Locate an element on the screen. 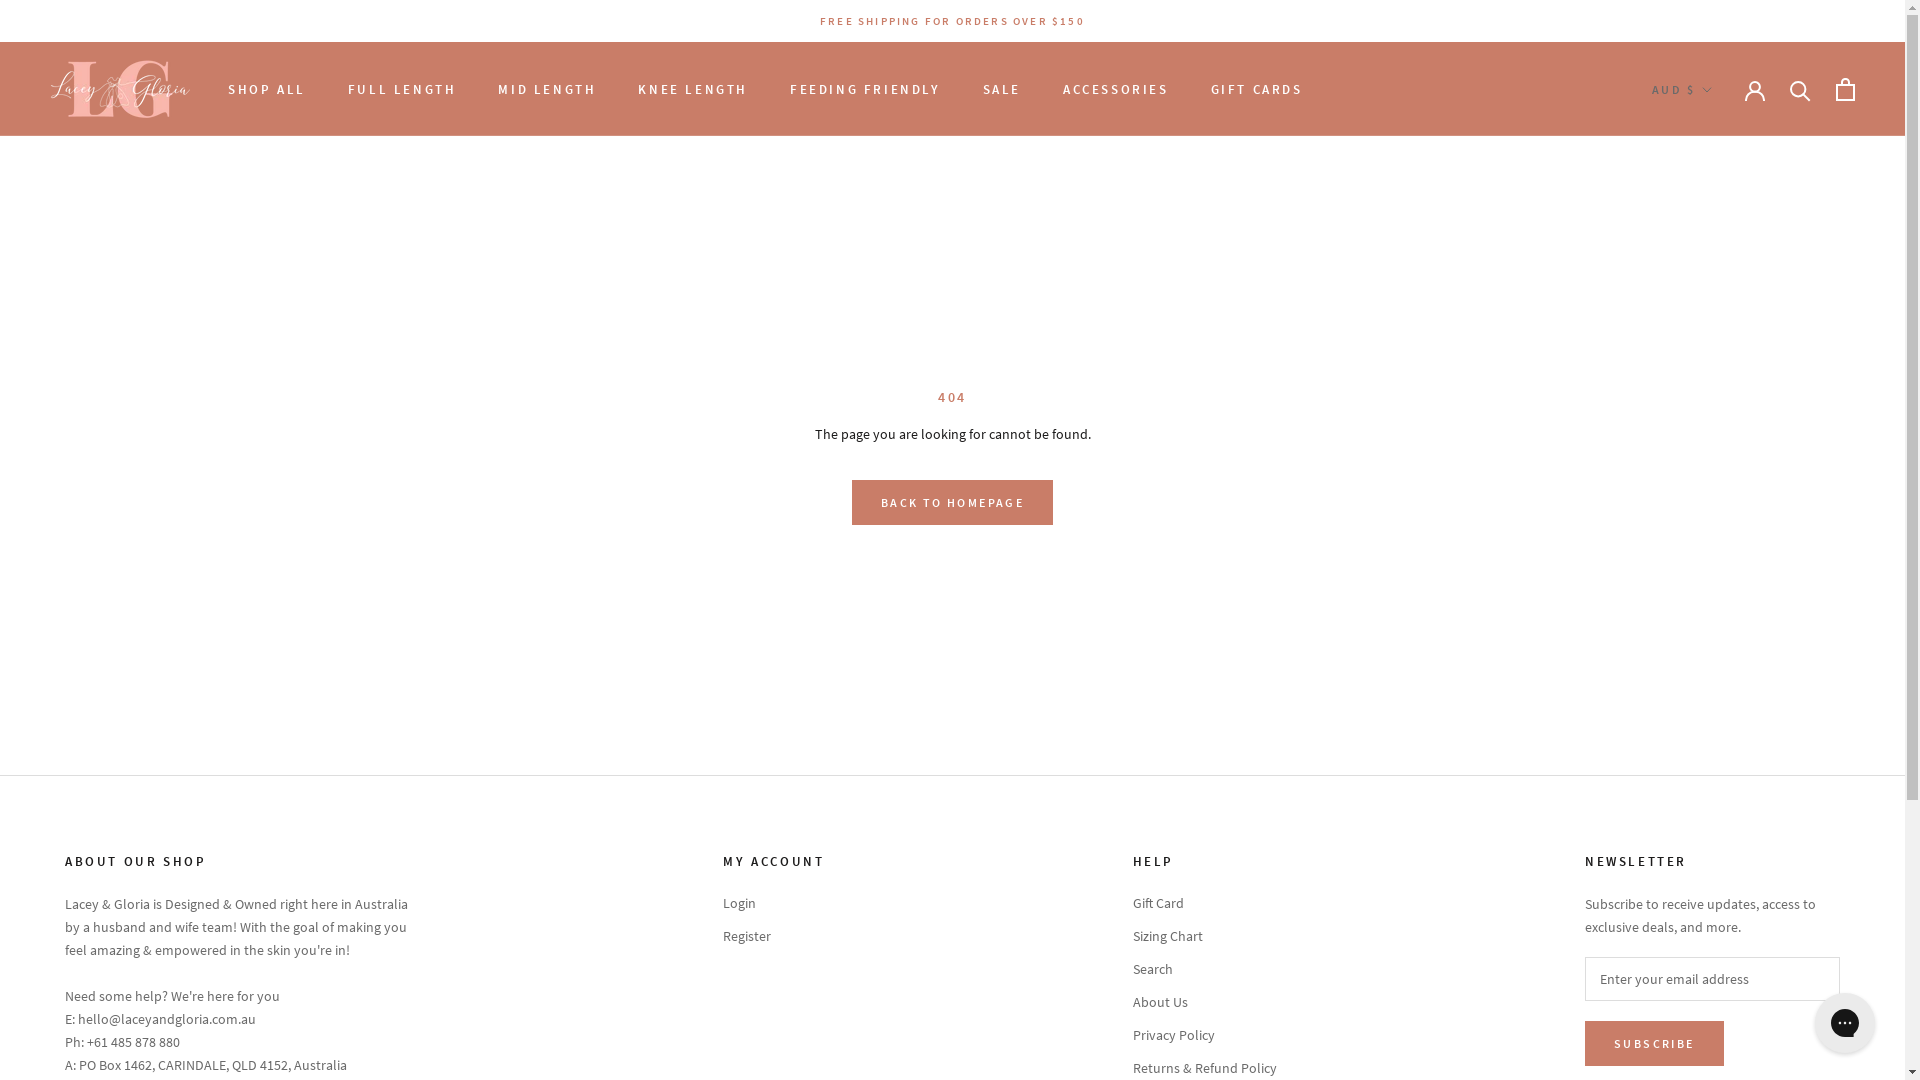 The image size is (1920, 1080). 'AUD' is located at coordinates (1704, 135).